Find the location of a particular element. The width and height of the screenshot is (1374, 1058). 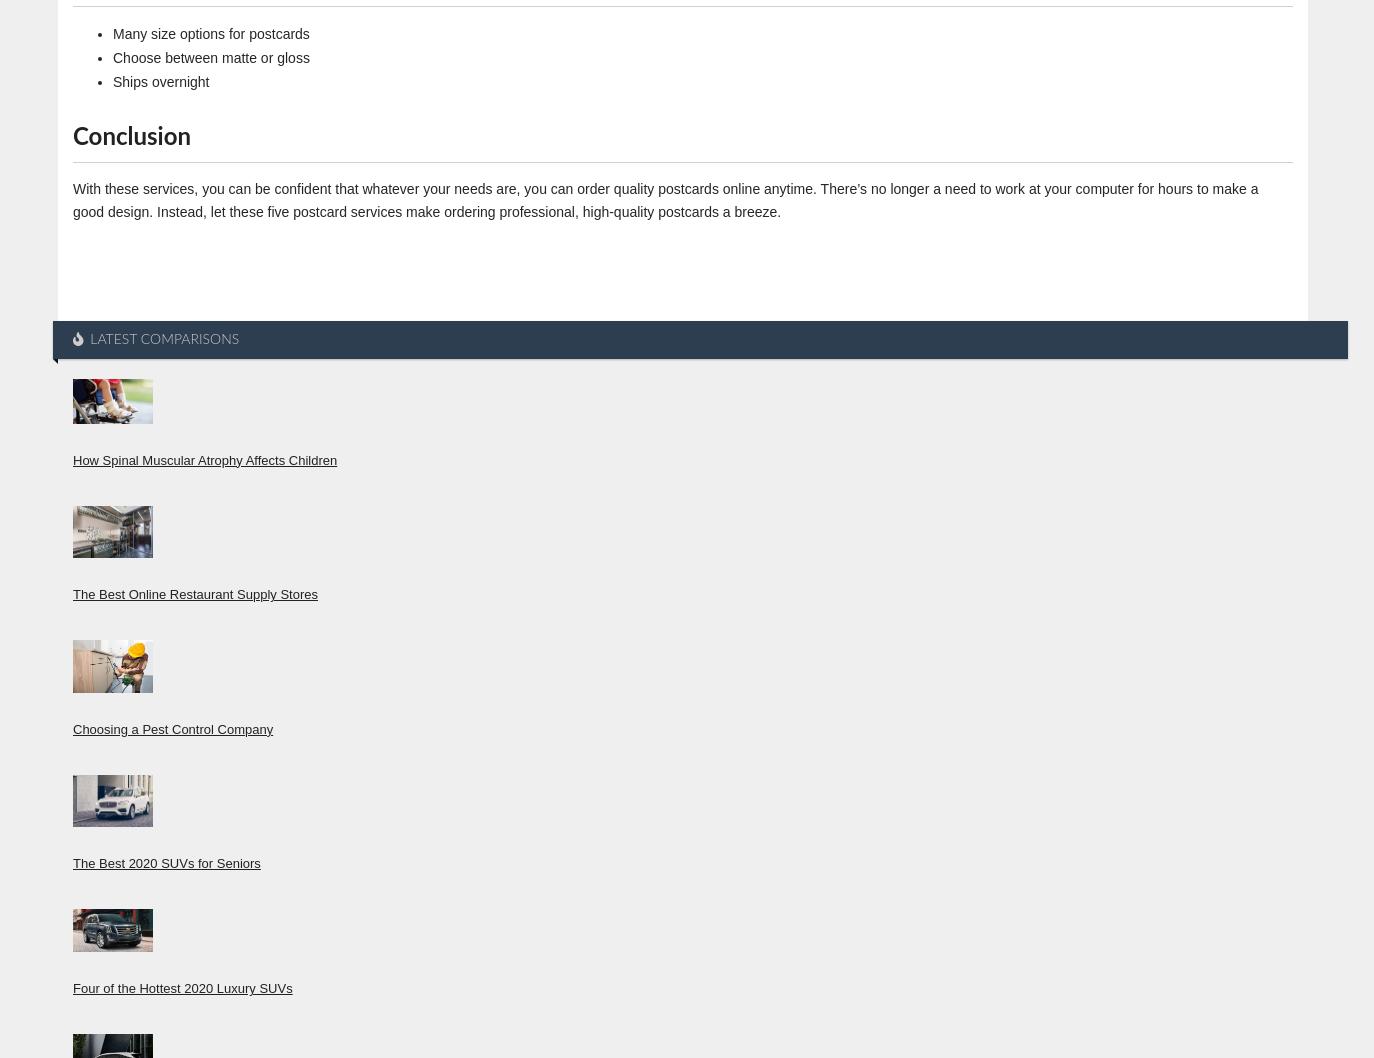

'Four of the Hottest 2020 Luxury SUVs' is located at coordinates (181, 987).